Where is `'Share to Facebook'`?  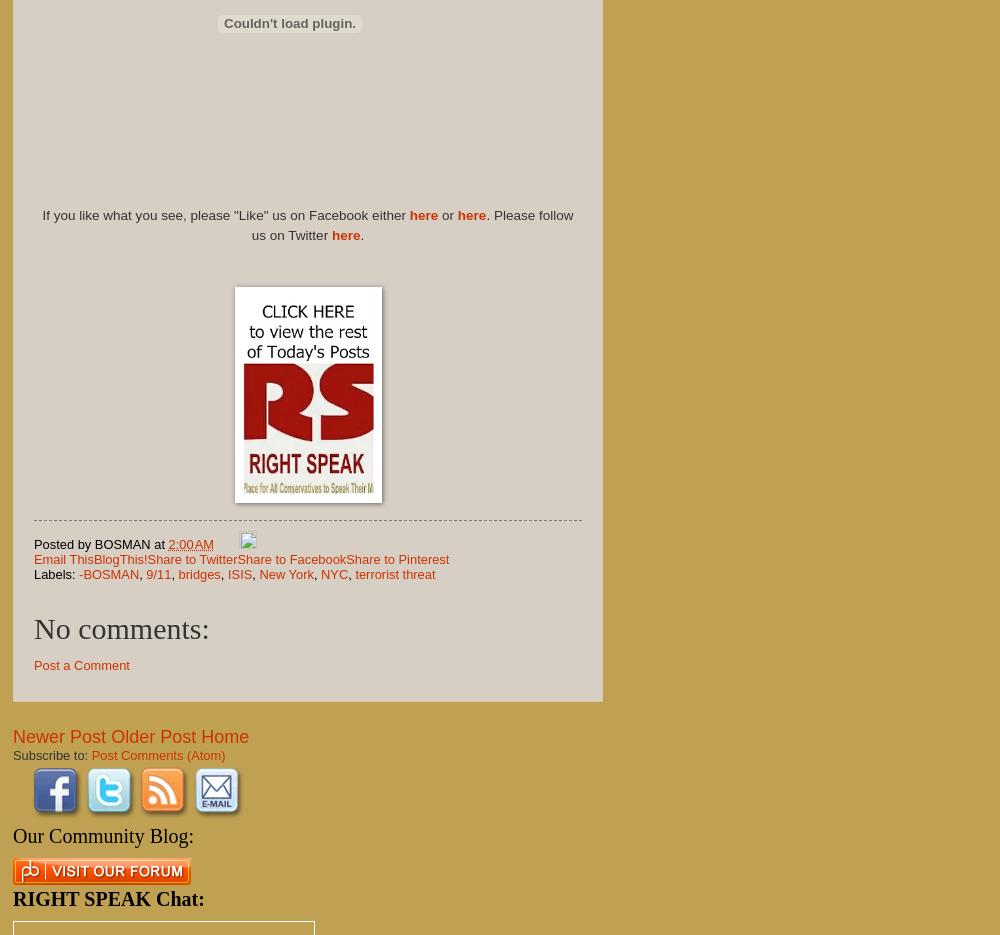
'Share to Facebook' is located at coordinates (291, 558).